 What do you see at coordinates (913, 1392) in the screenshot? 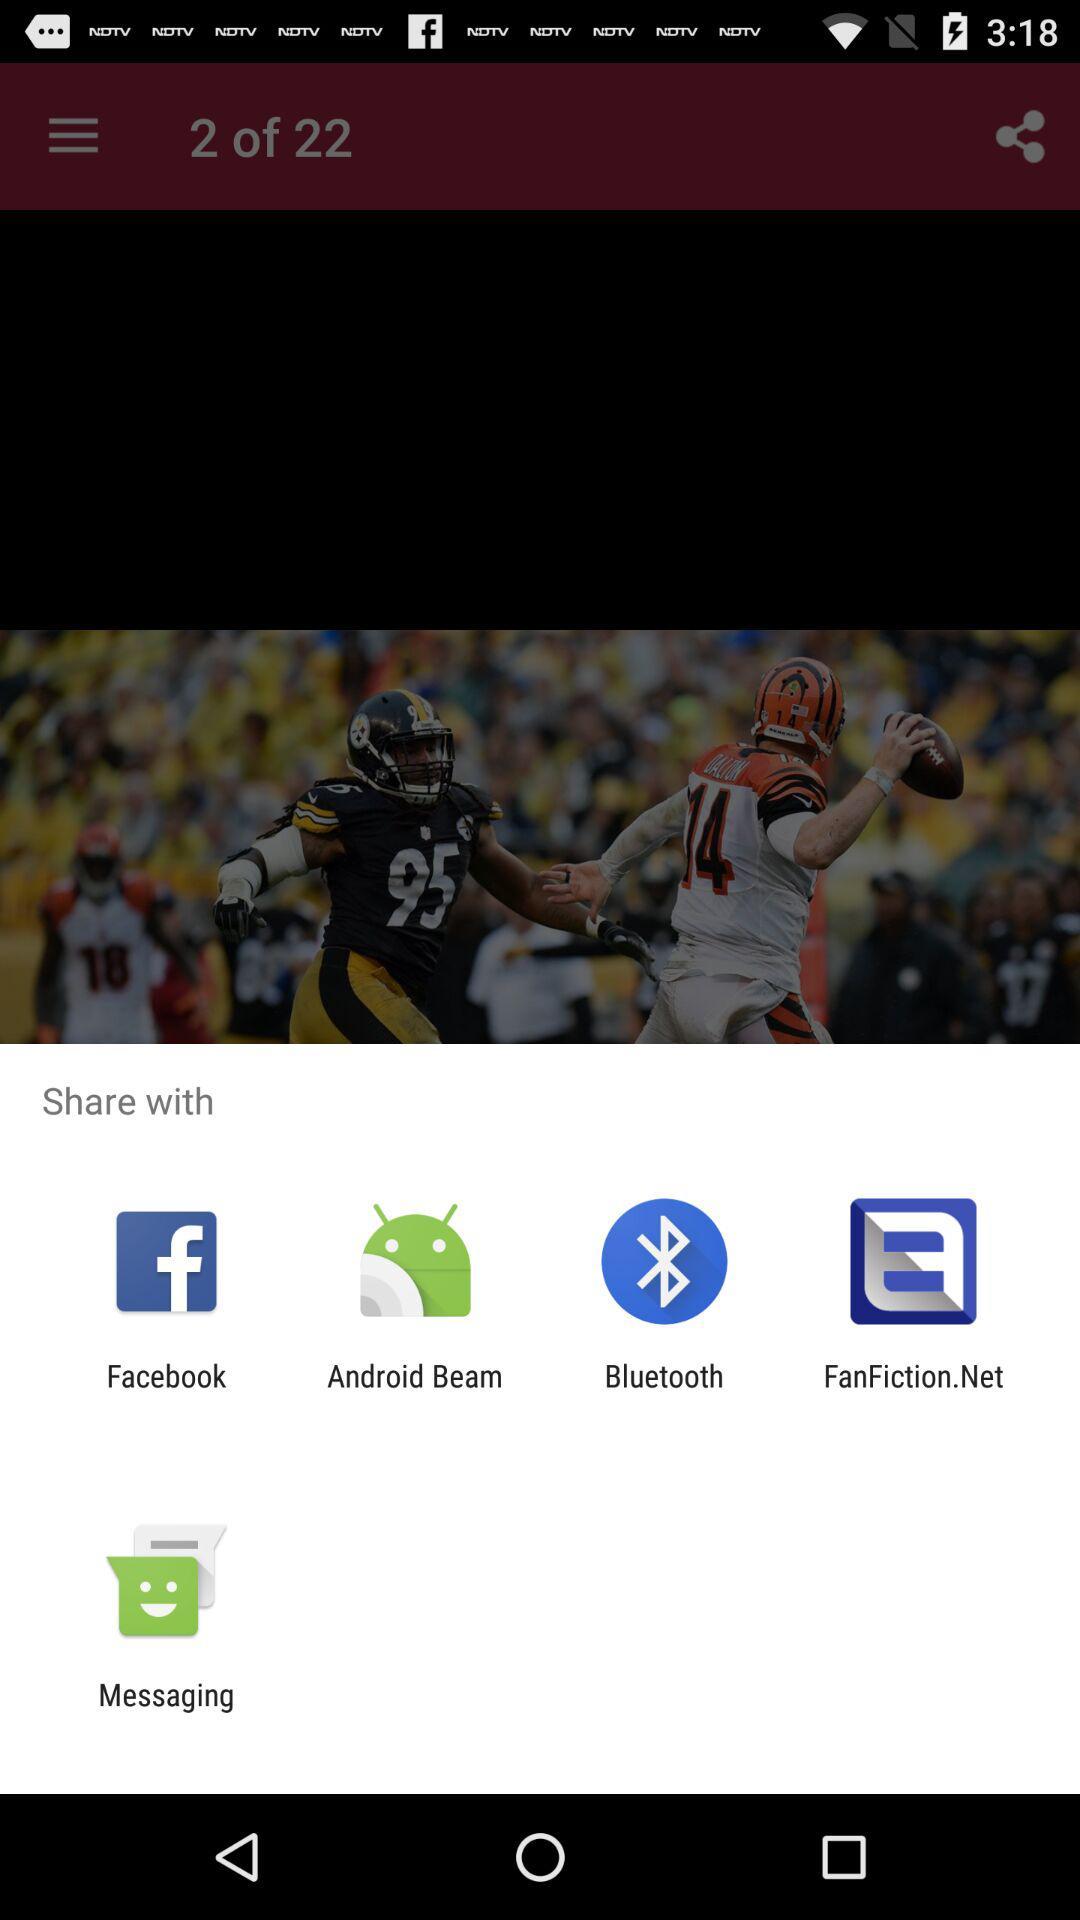
I see `the app next to bluetooth icon` at bounding box center [913, 1392].